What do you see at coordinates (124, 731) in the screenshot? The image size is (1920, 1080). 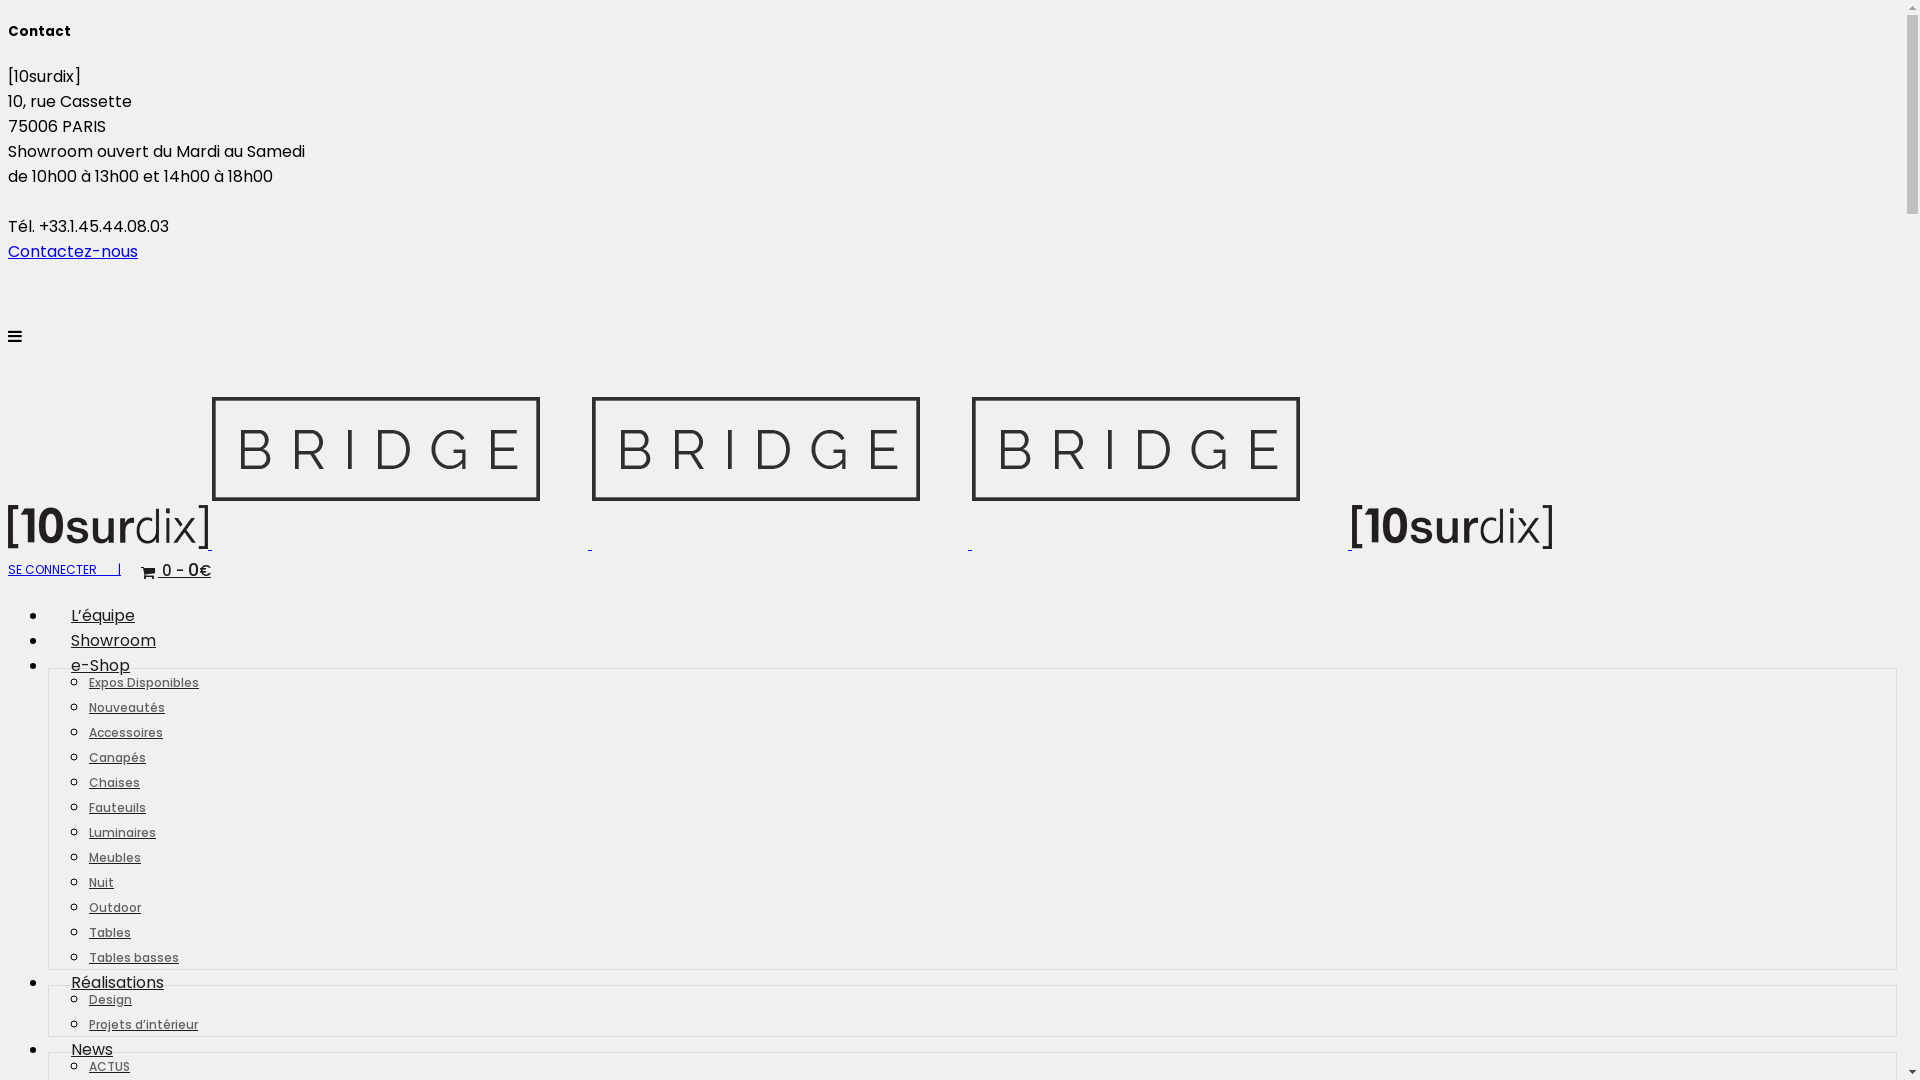 I see `'Accessoires'` at bounding box center [124, 731].